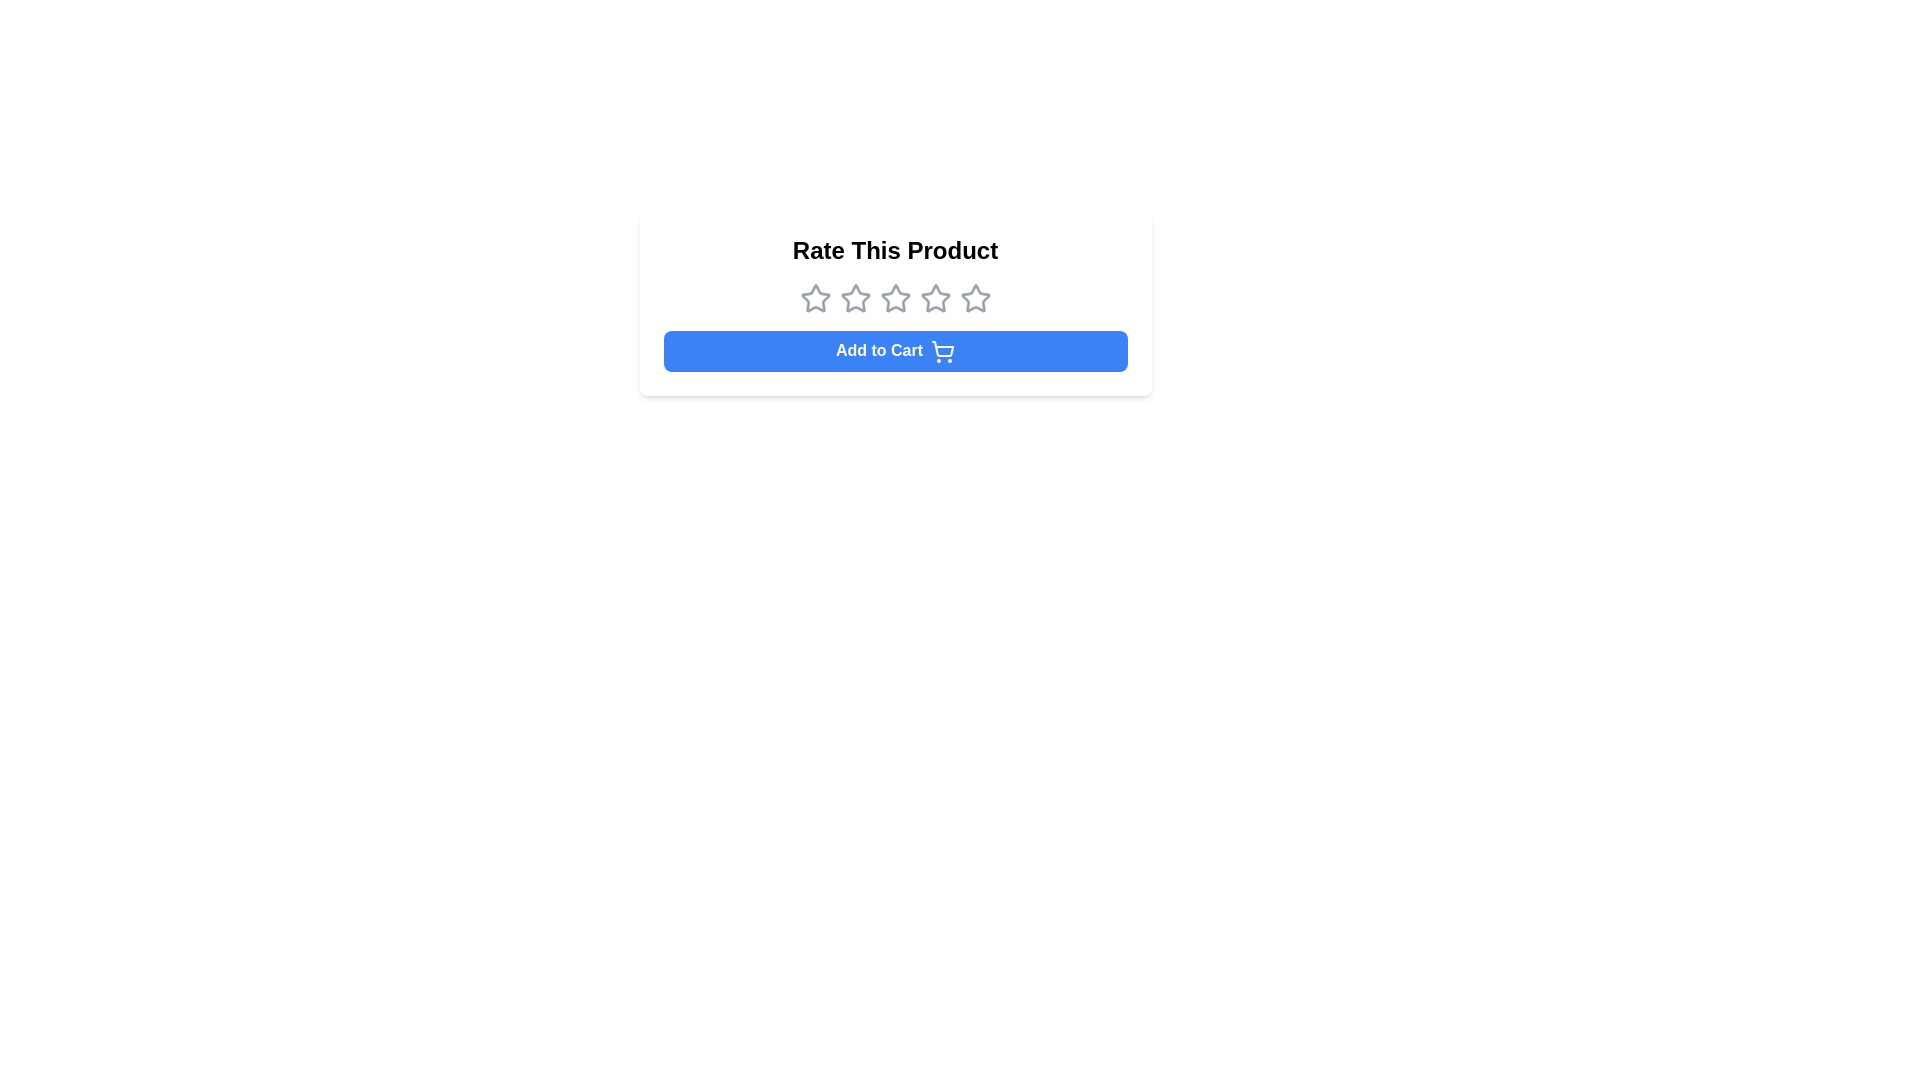 The width and height of the screenshot is (1920, 1080). Describe the element at coordinates (855, 298) in the screenshot. I see `the second rating star` at that location.